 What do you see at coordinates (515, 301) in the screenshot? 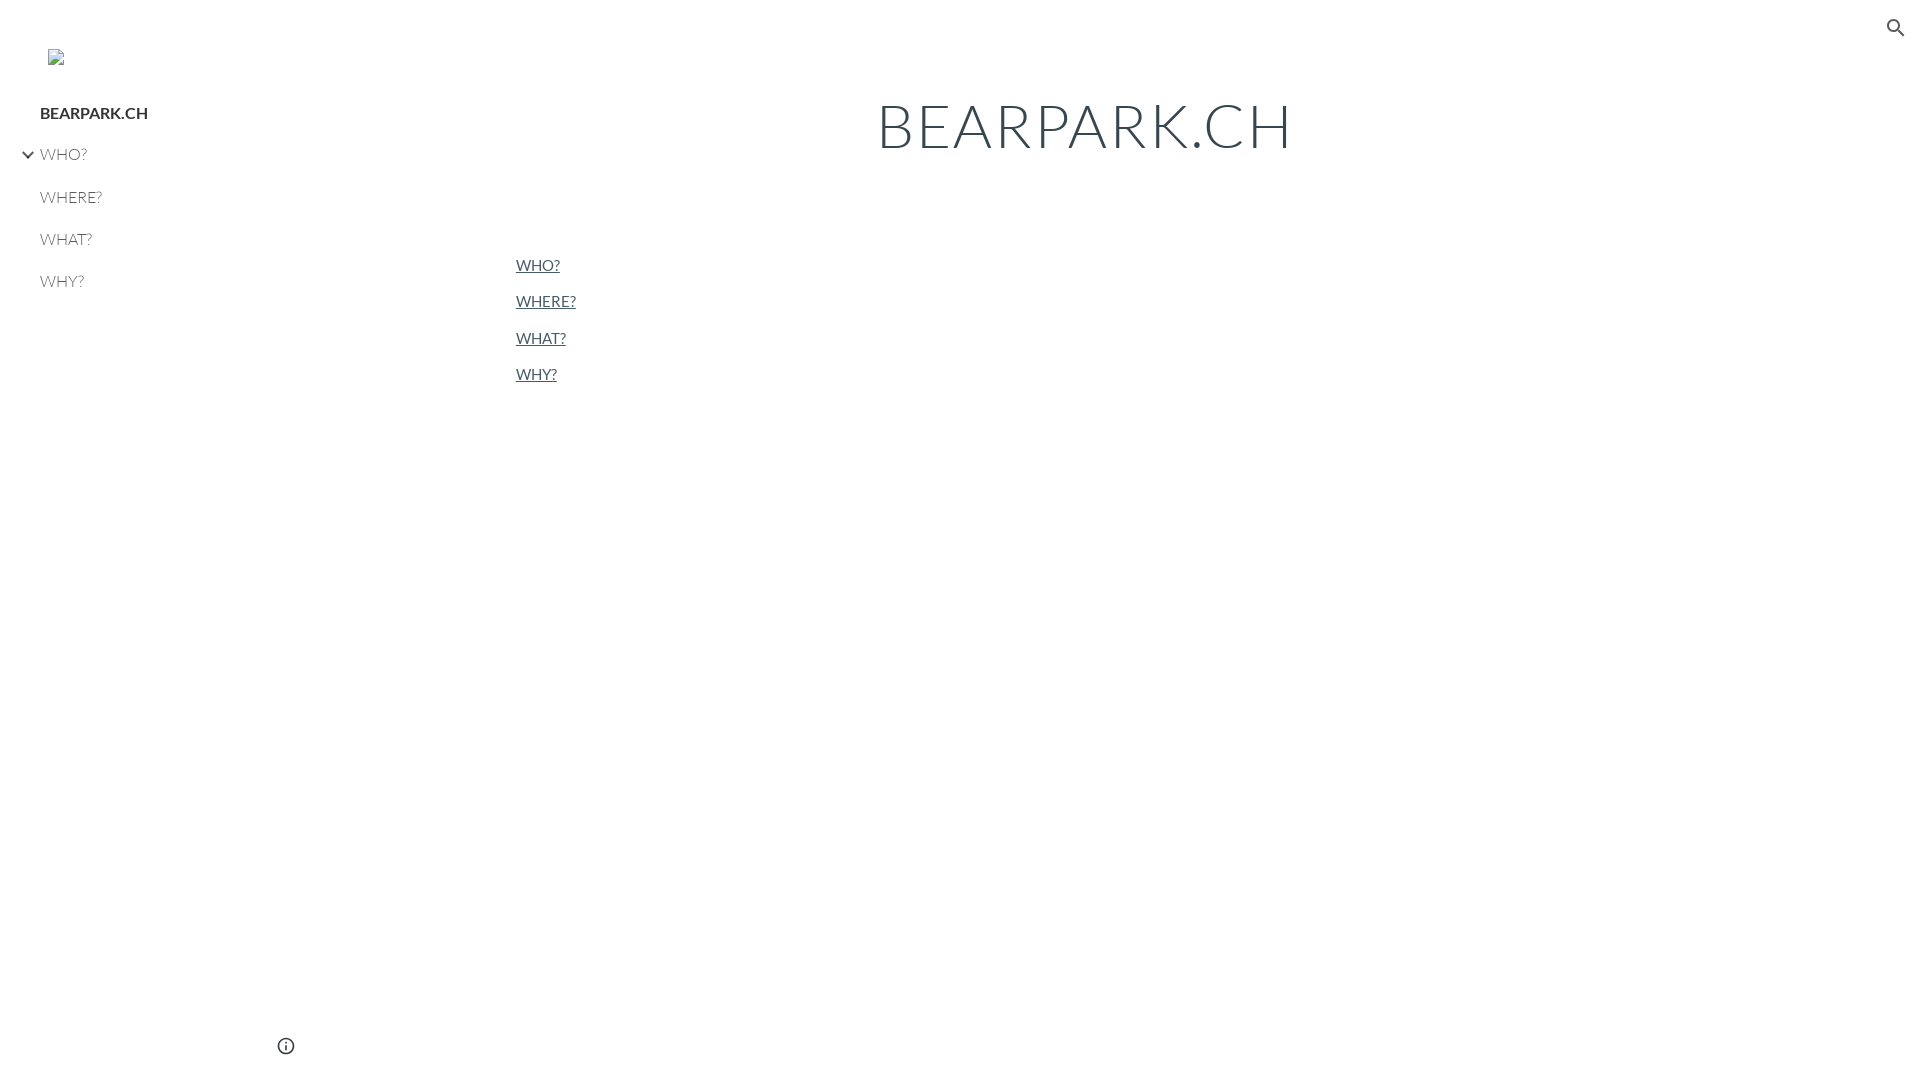
I see `'WHERE?'` at bounding box center [515, 301].